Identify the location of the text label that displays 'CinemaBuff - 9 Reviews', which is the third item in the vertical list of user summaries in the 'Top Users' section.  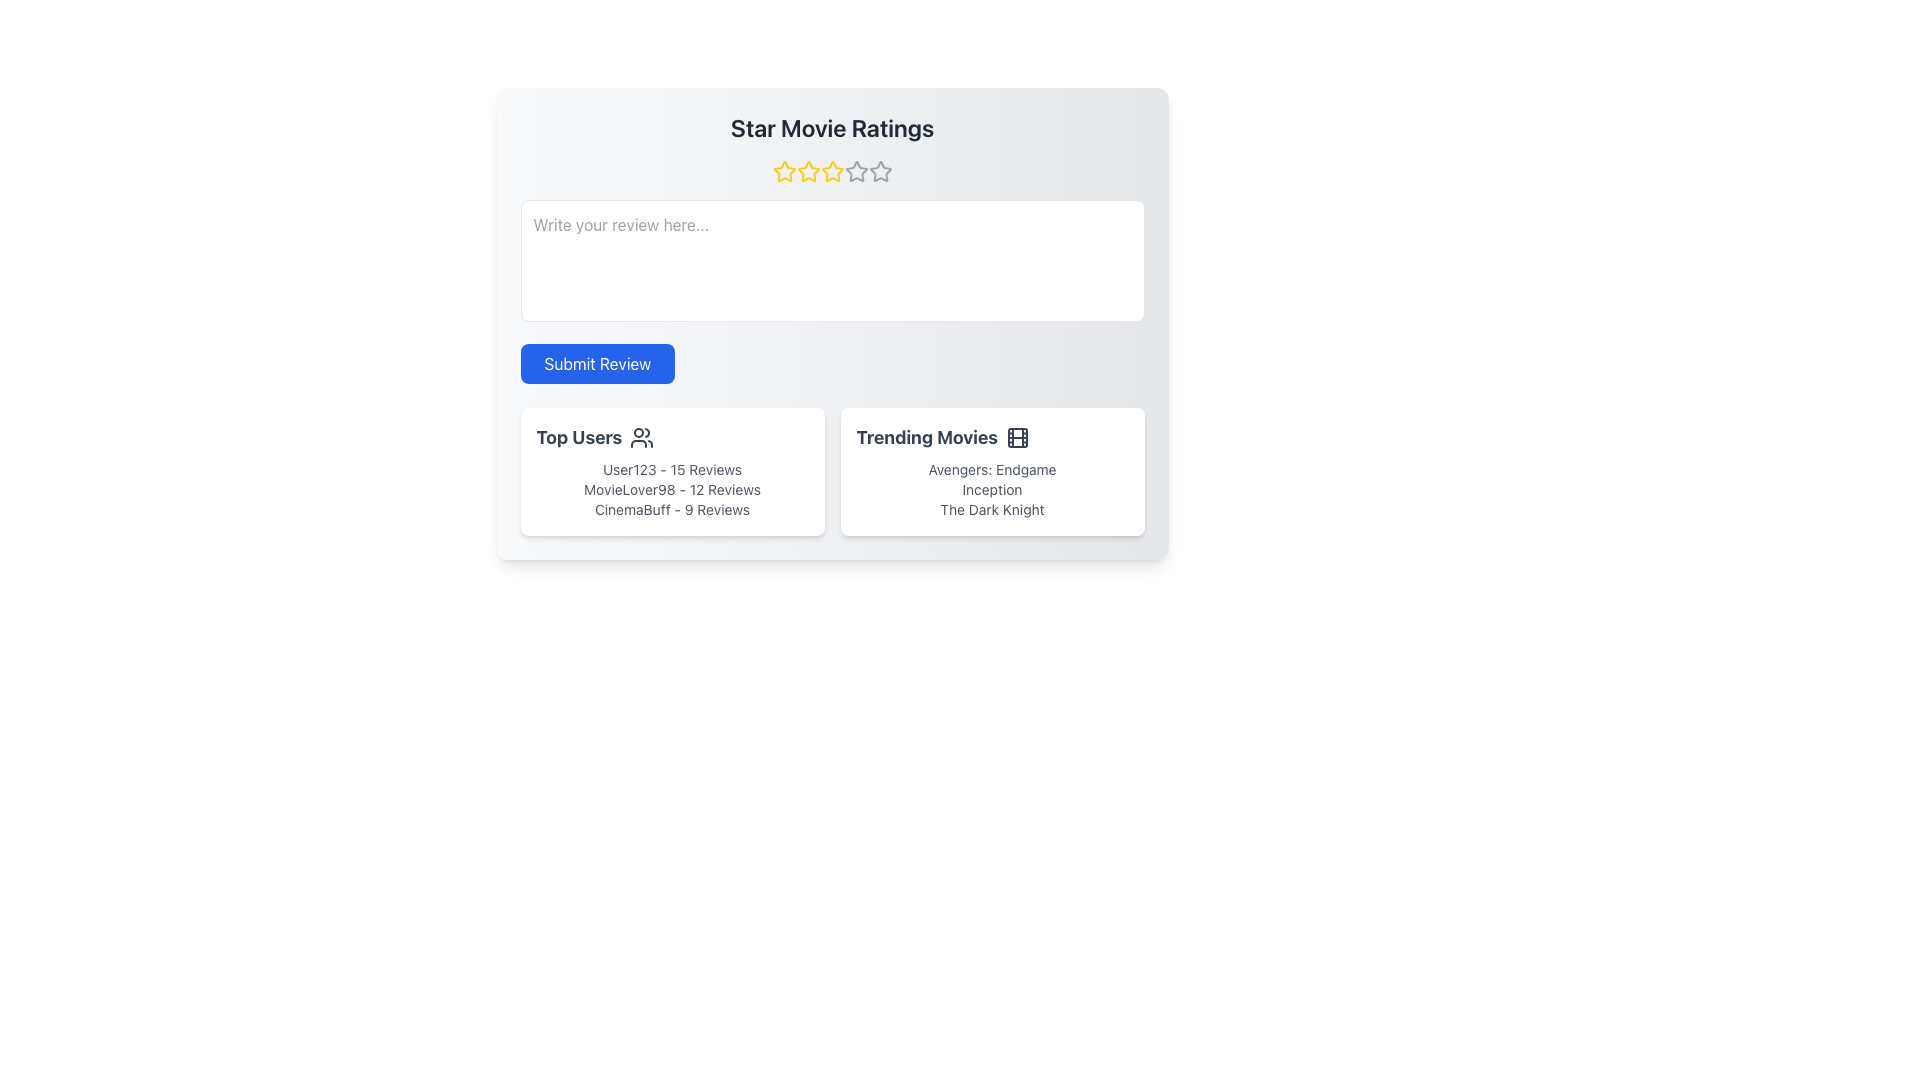
(672, 508).